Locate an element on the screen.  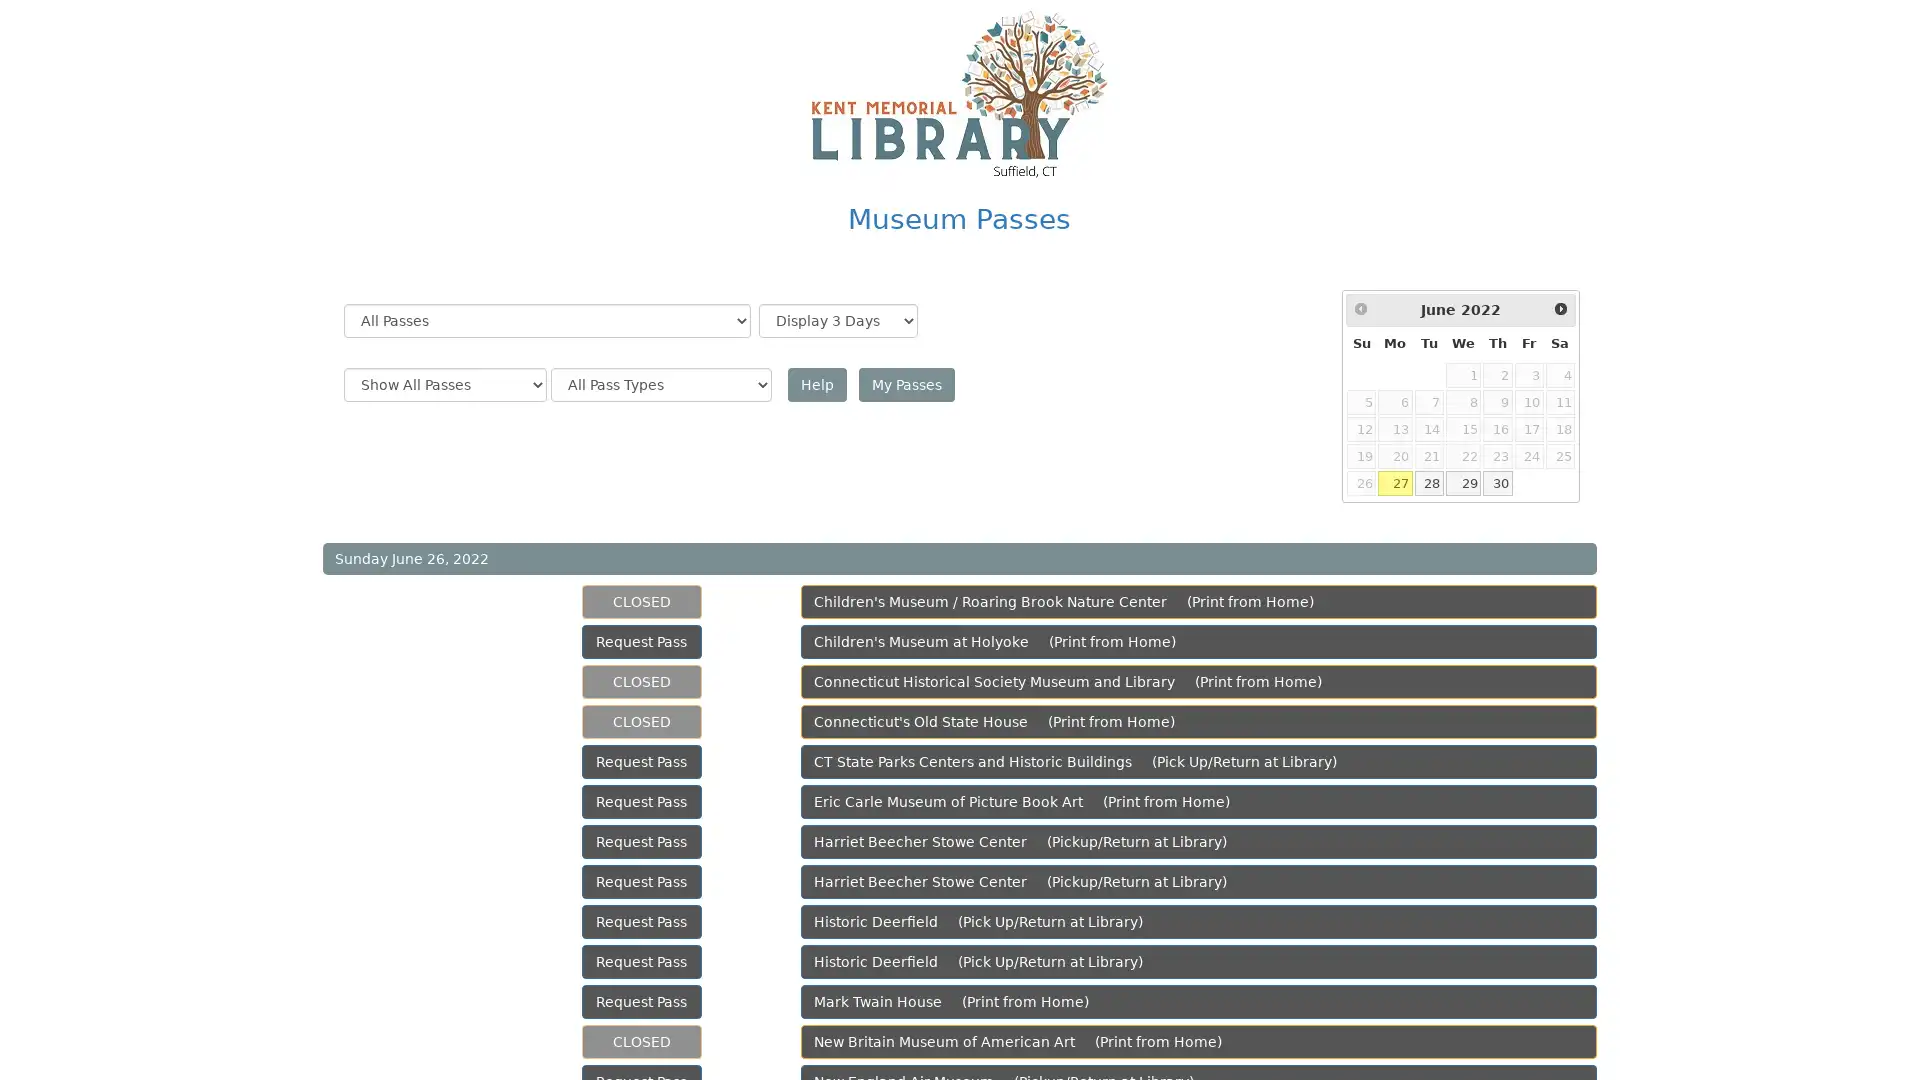
CT State Parks Centers and Historic Buildings     (Pick Up/Return at Library) is located at coordinates (1198, 762).